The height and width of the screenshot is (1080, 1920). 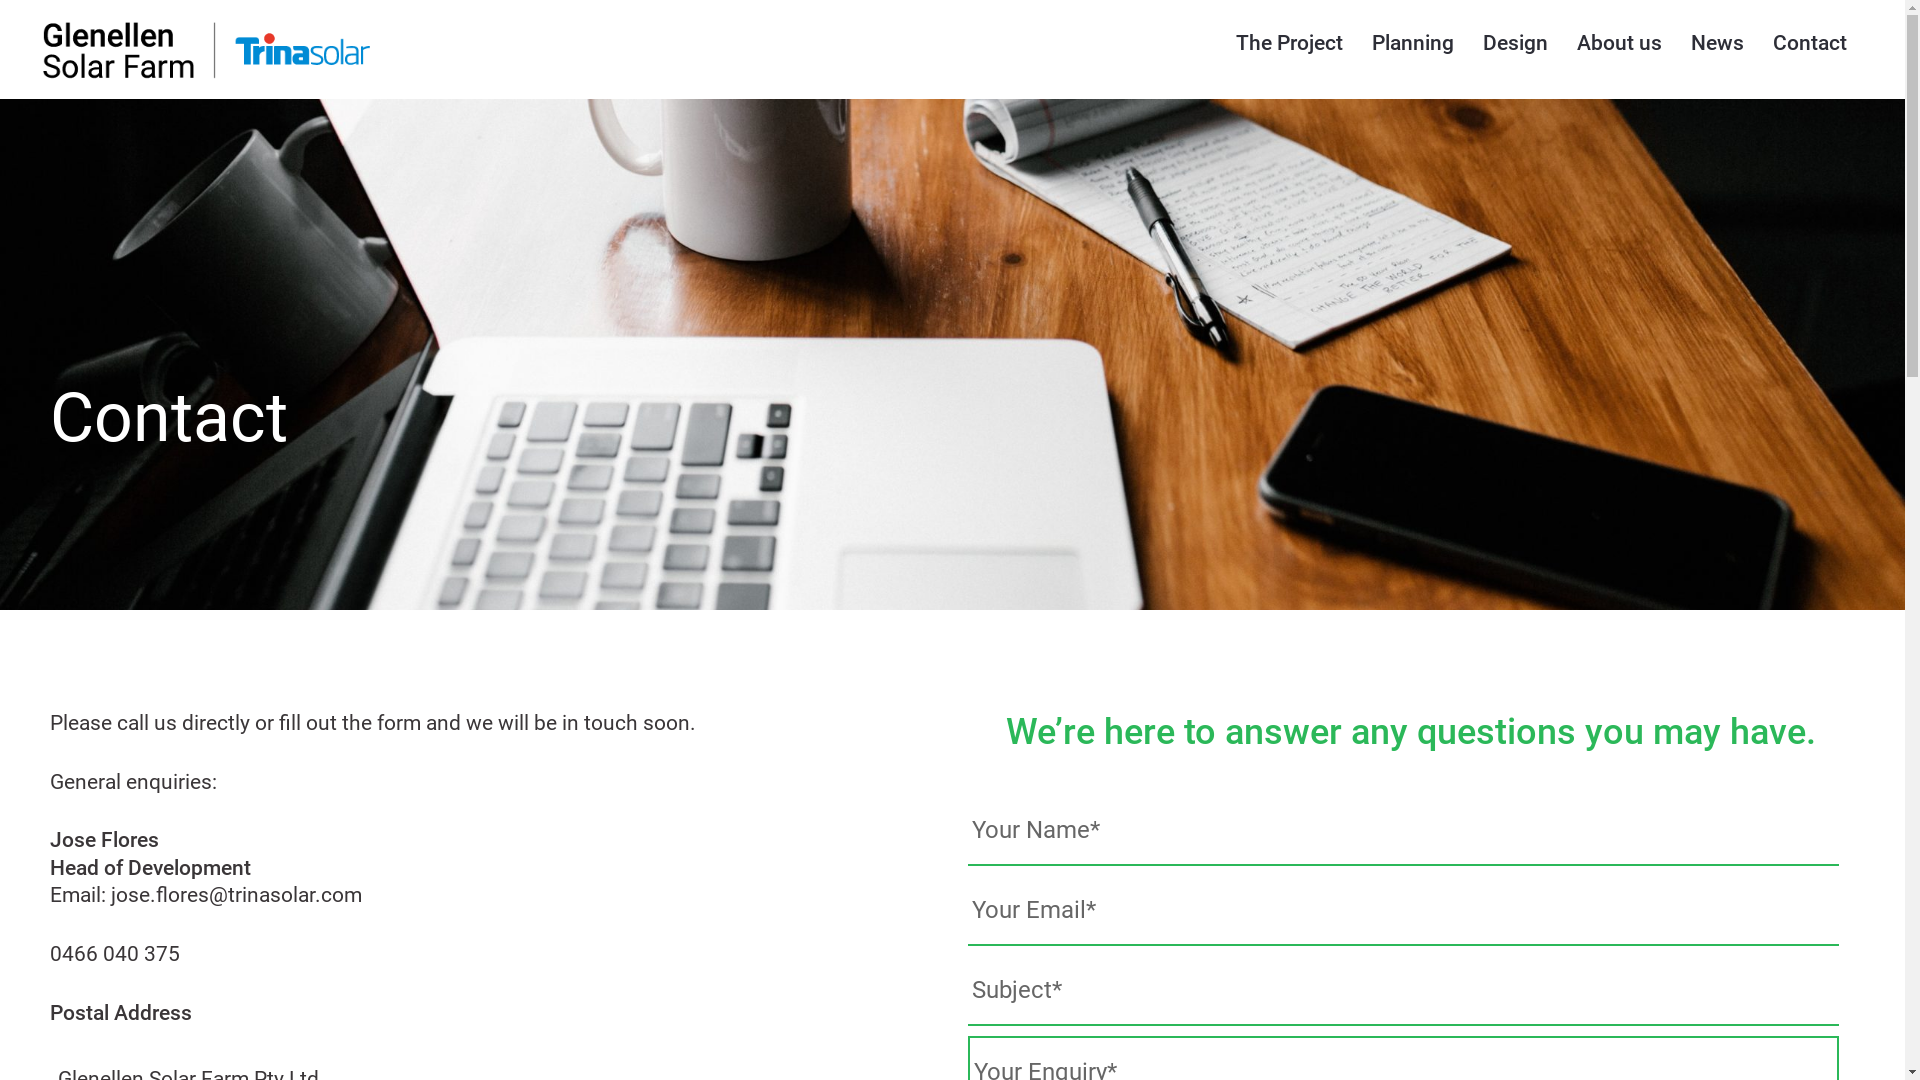 I want to click on 'Contact', so click(x=1809, y=42).